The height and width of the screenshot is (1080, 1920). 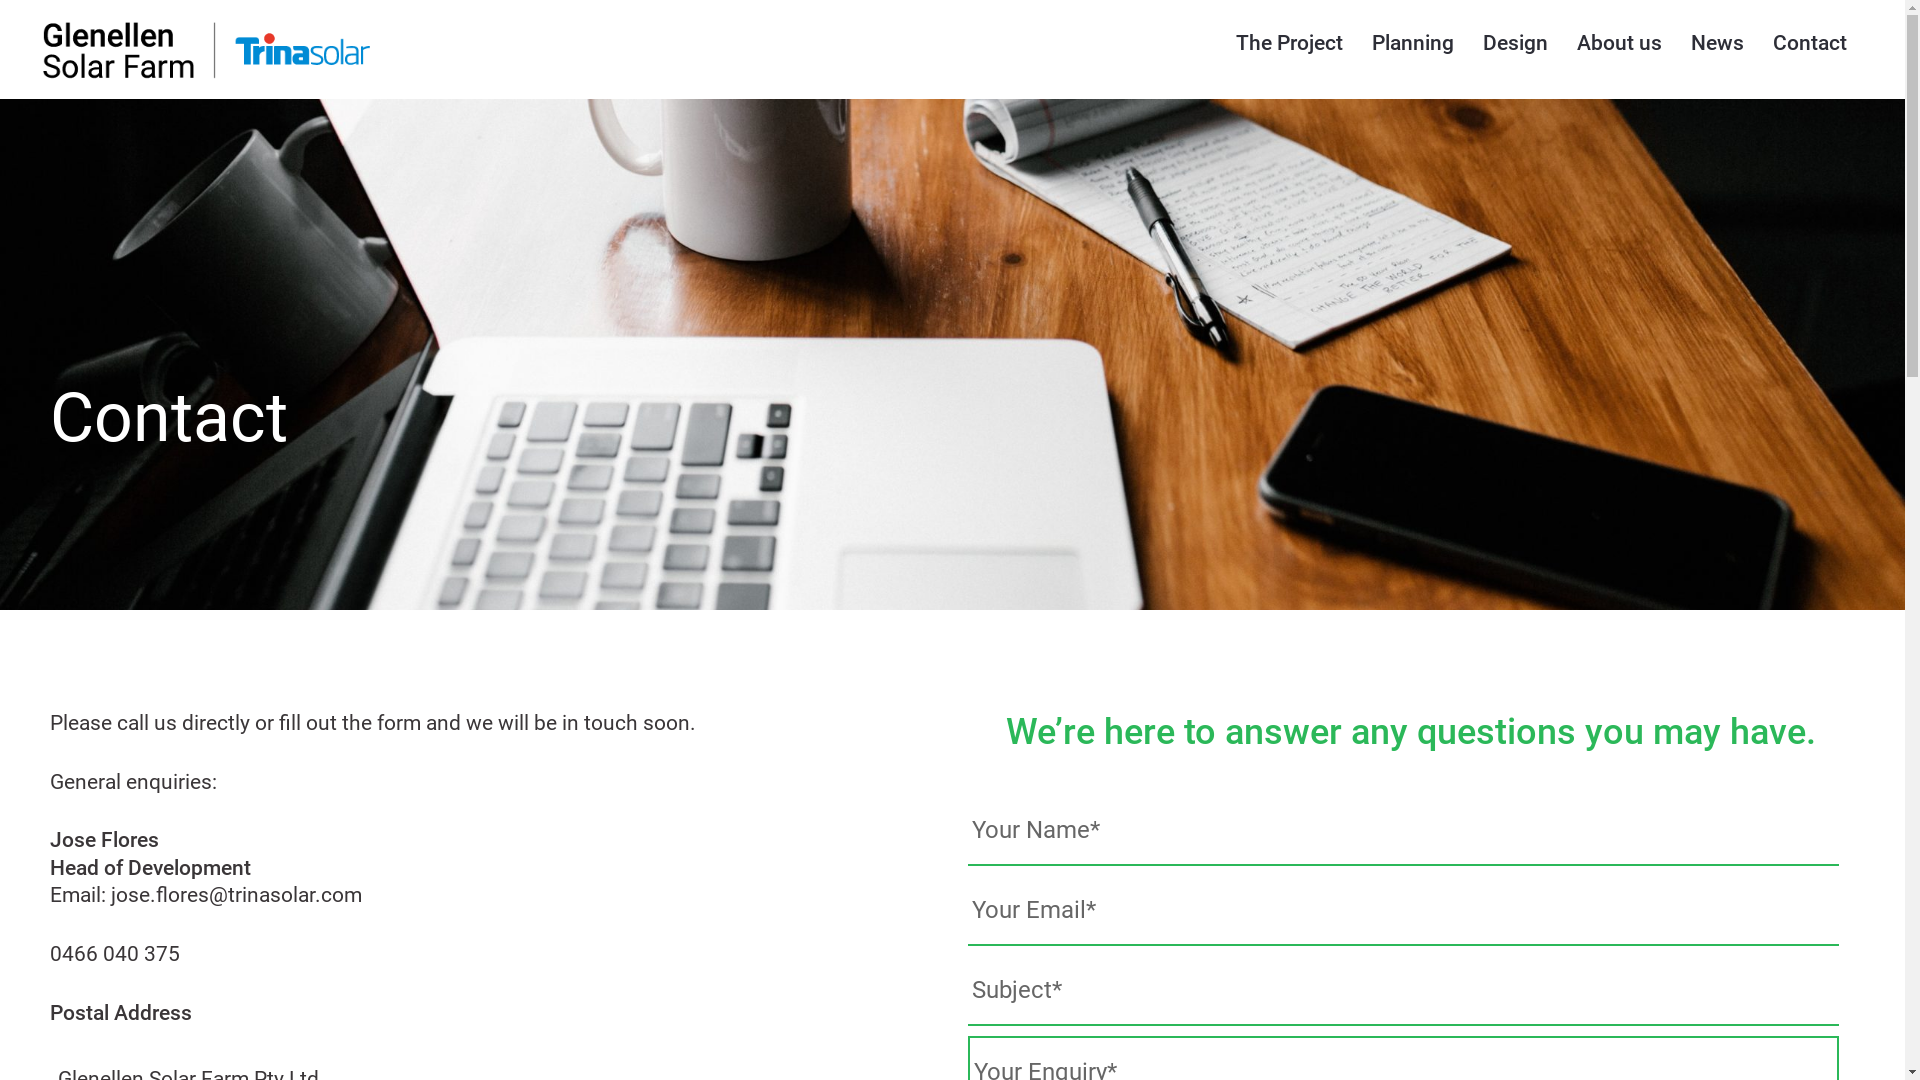 I want to click on 'Contact', so click(x=1809, y=42).